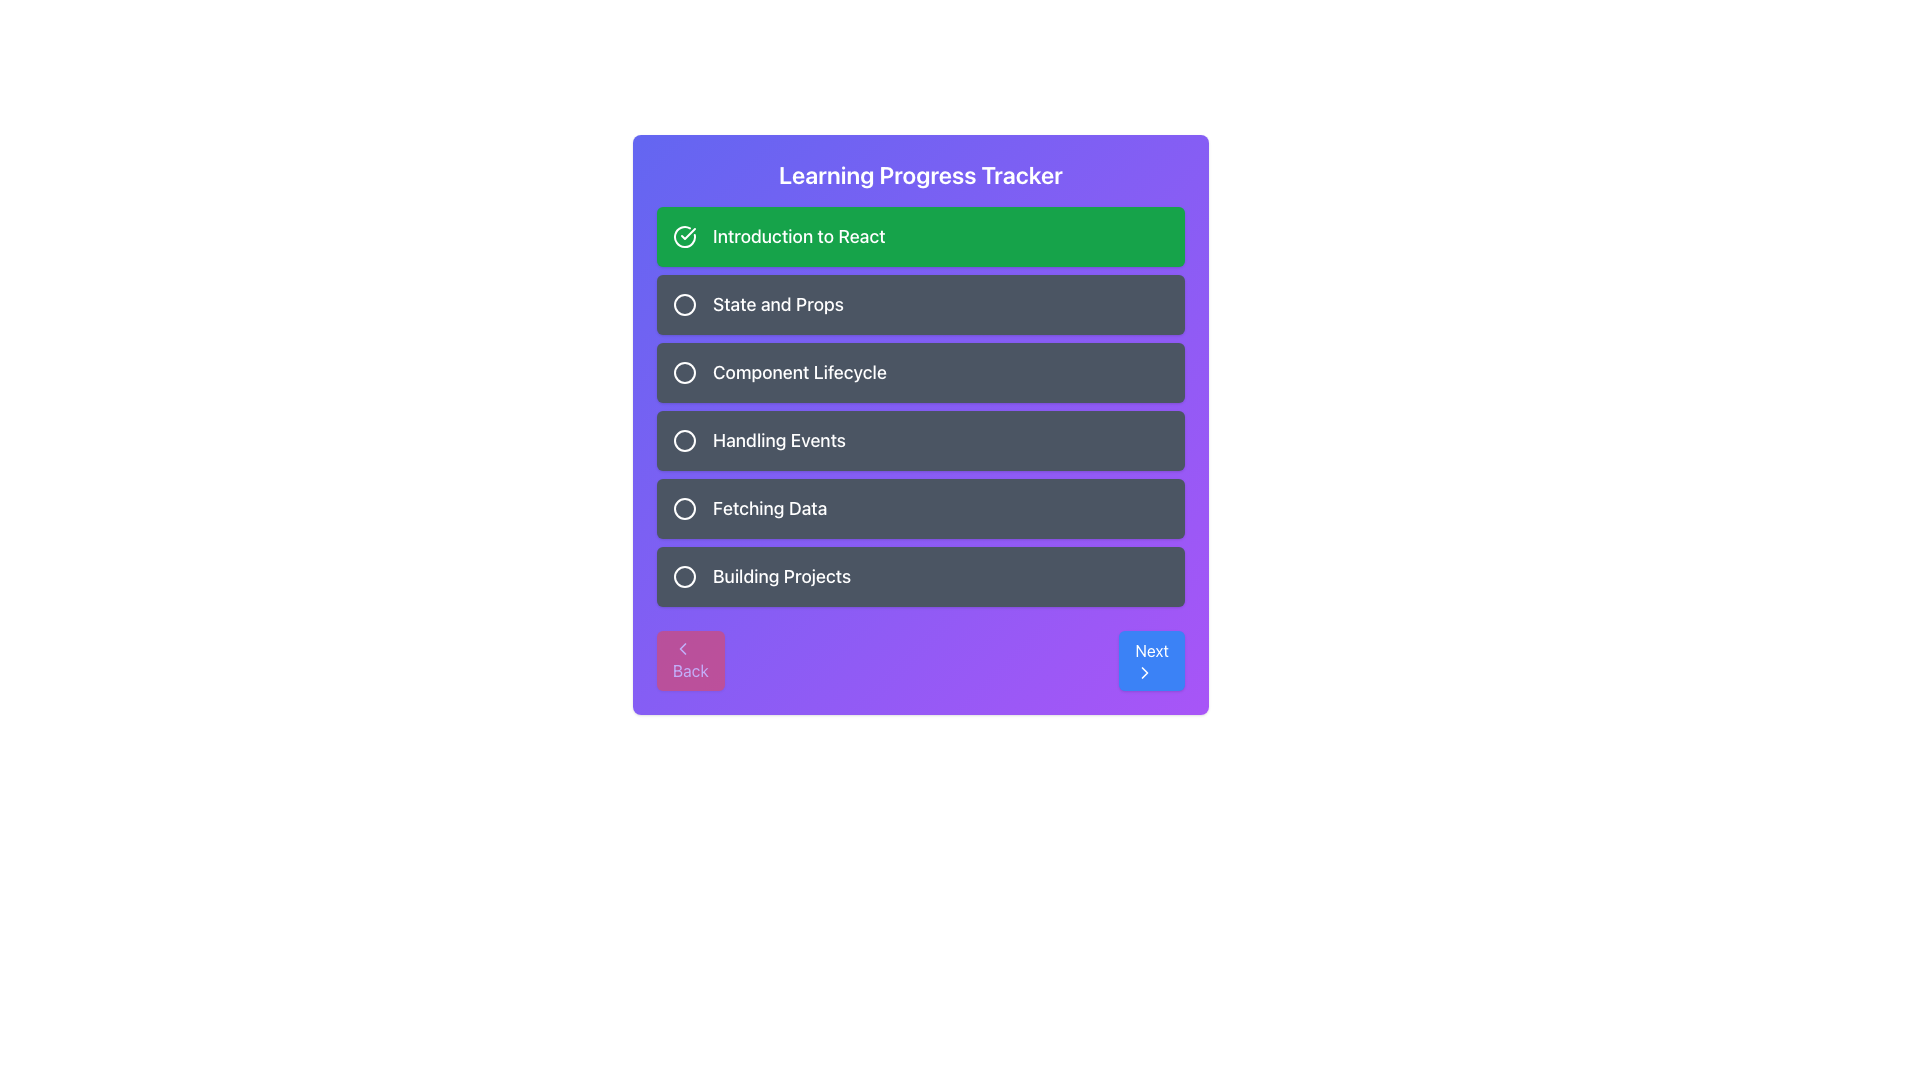 The image size is (1920, 1080). Describe the element at coordinates (685, 439) in the screenshot. I see `the indicator circle located in the third row of items, adjacent to the text 'Handling Events', for additional interactions` at that location.